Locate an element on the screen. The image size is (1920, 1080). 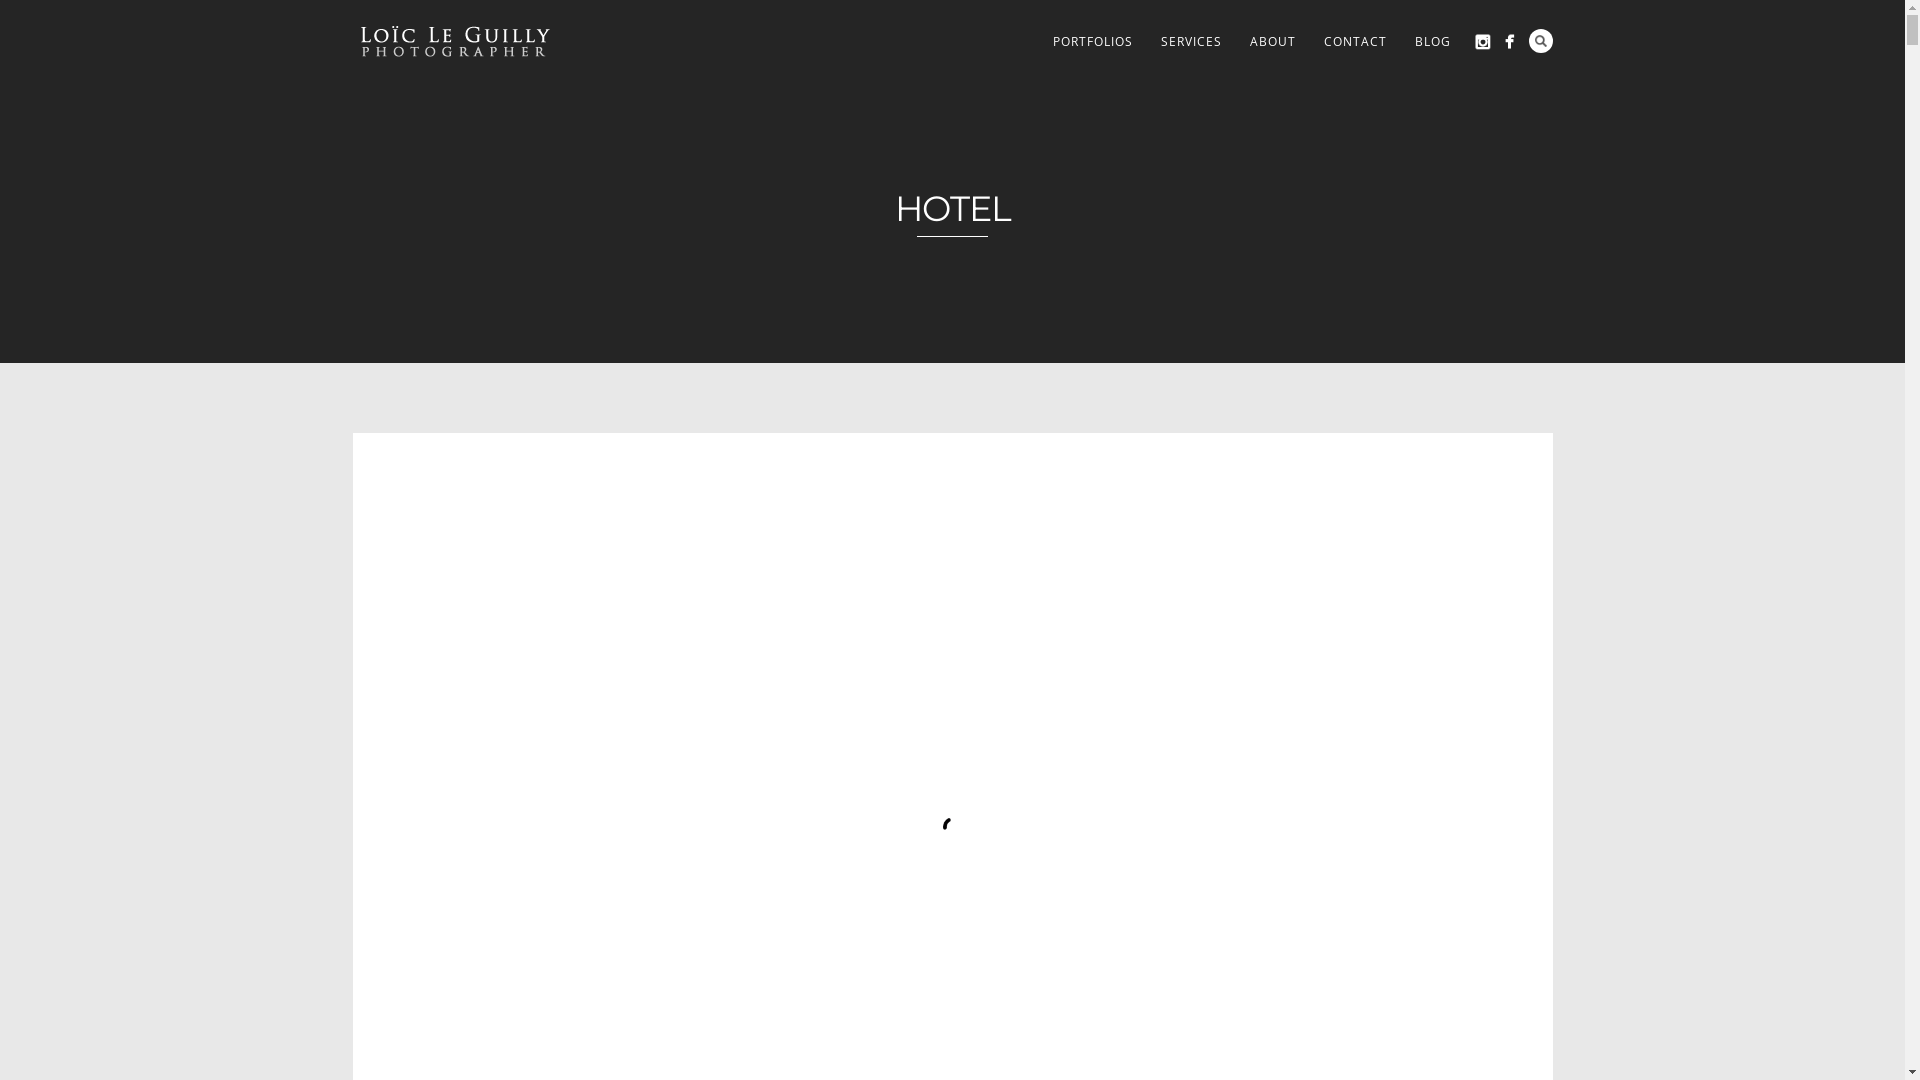
'Connect on Facebook' is located at coordinates (1496, 41).